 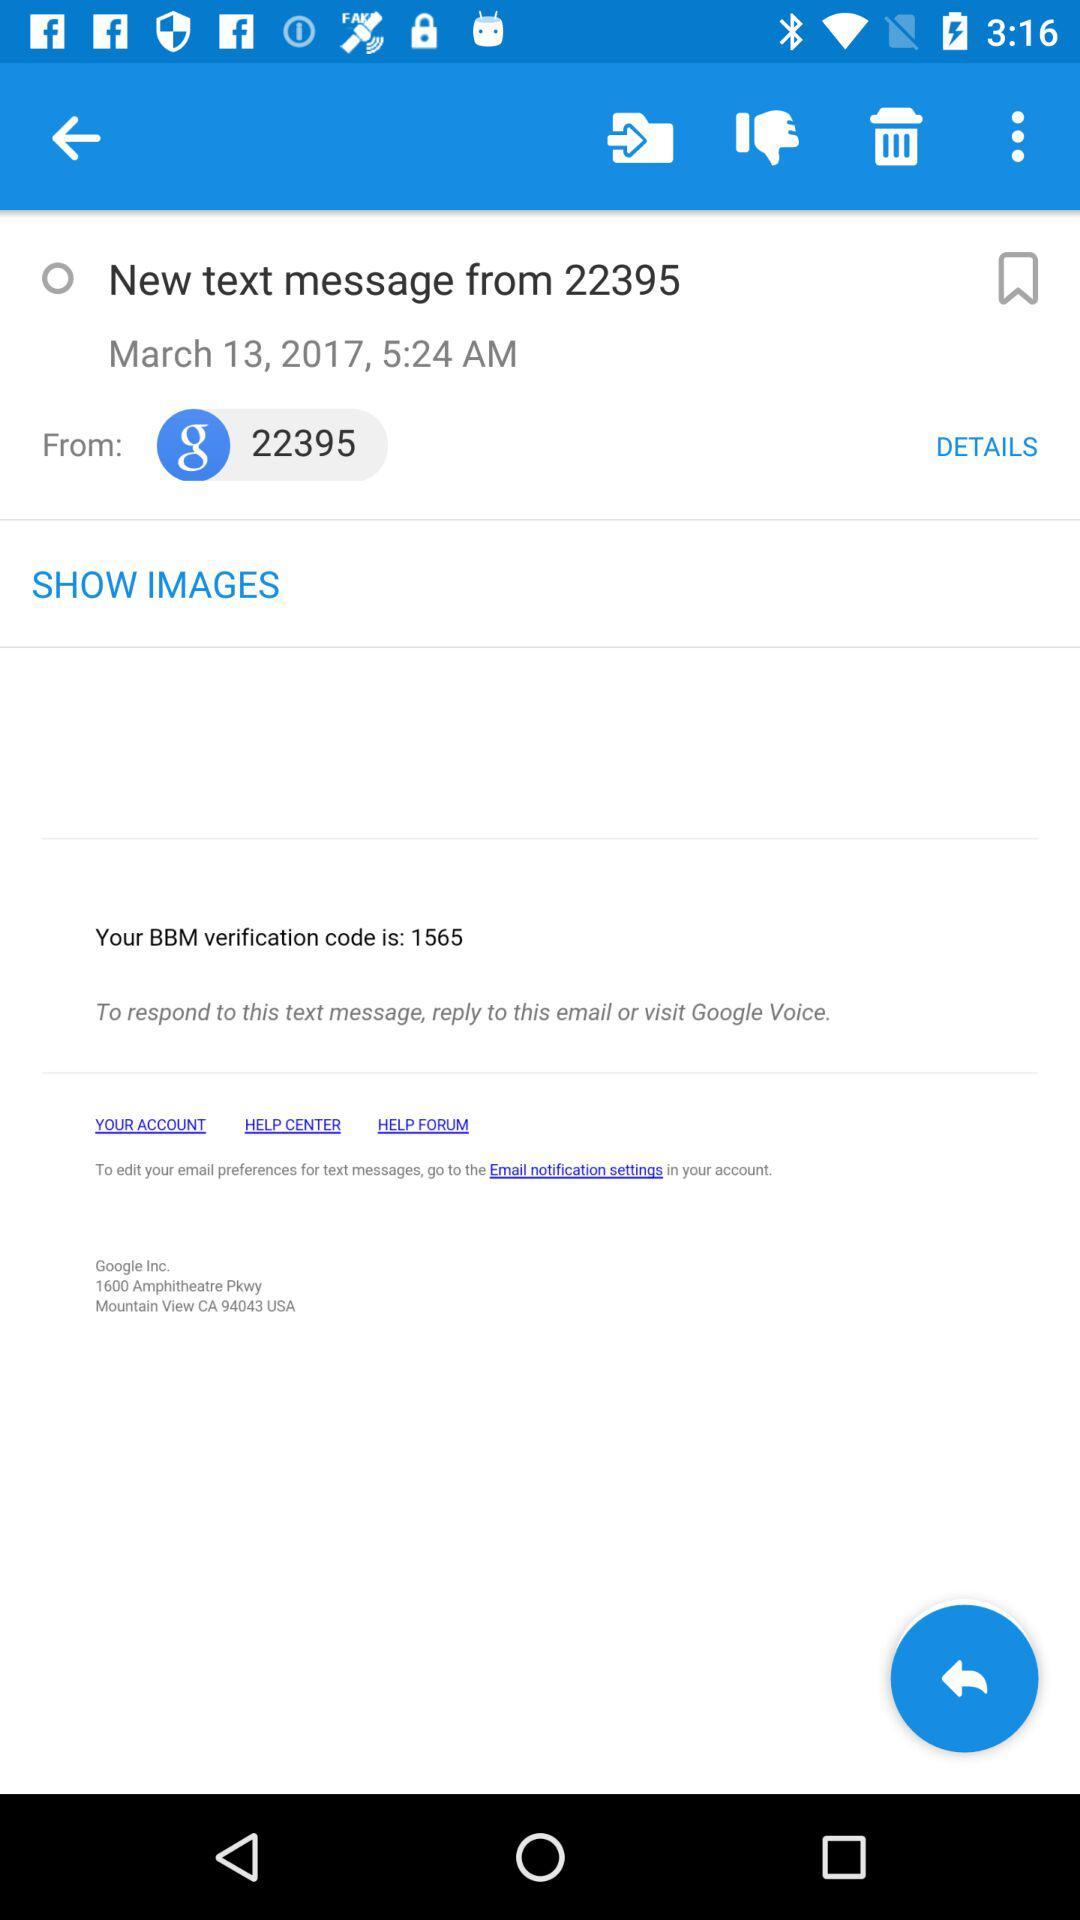 What do you see at coordinates (1017, 277) in the screenshot?
I see `to make bookmark` at bounding box center [1017, 277].